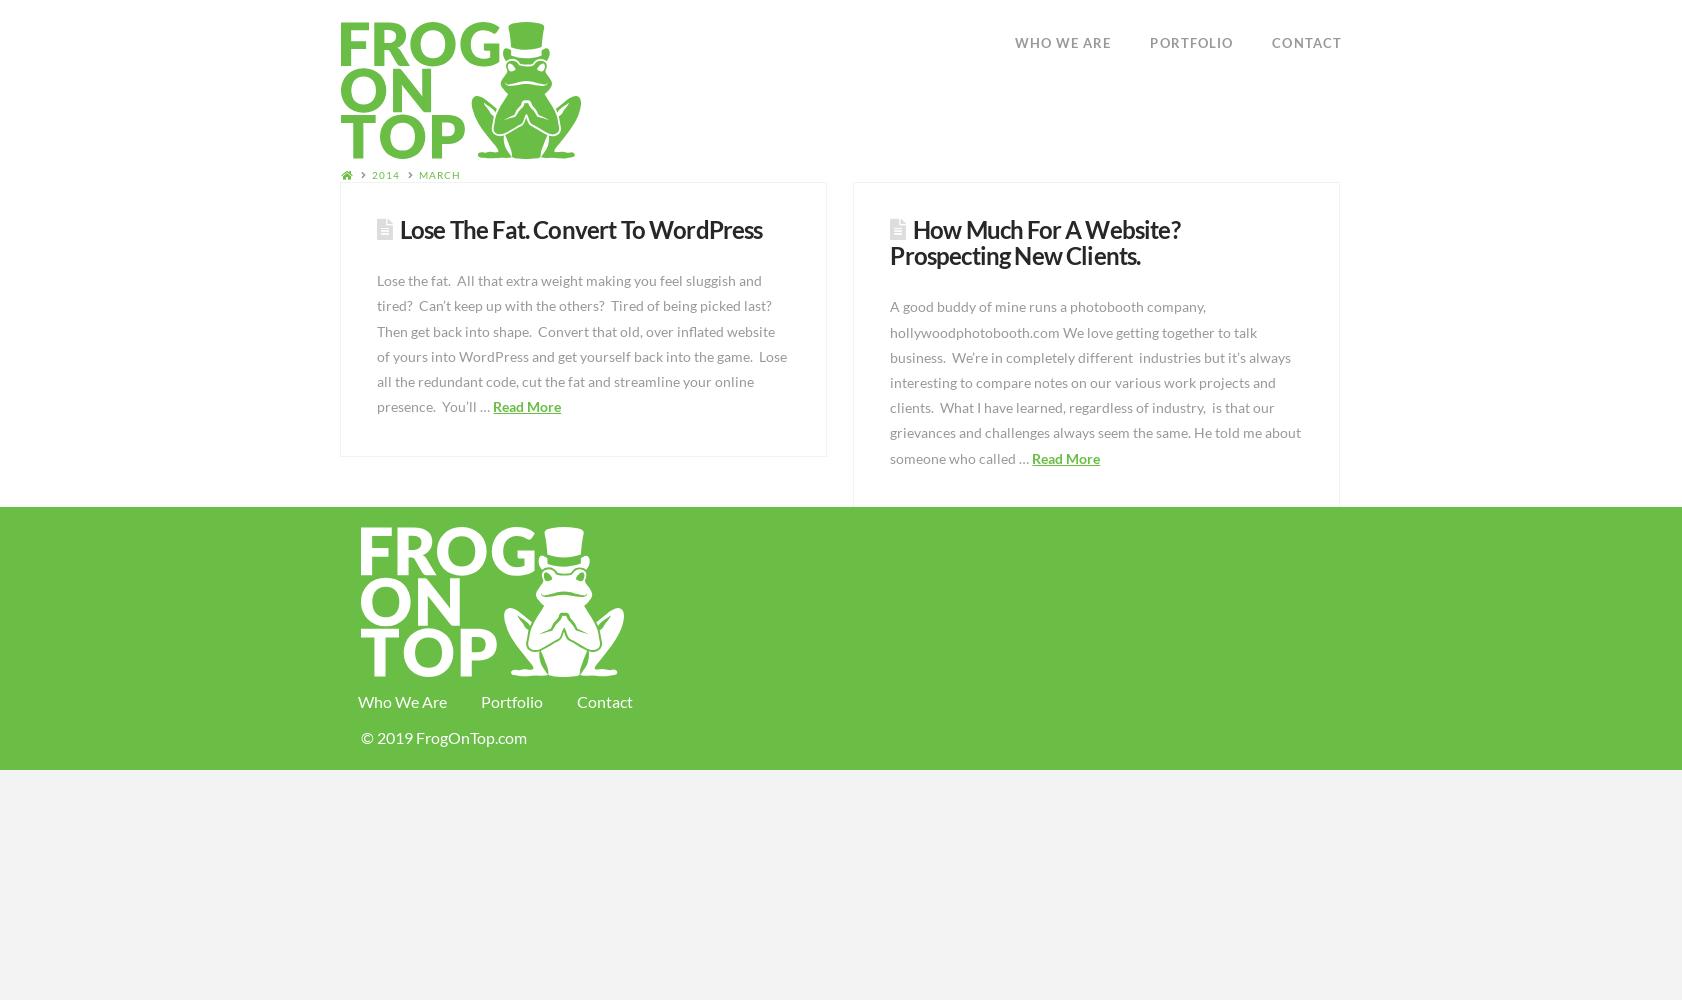 This screenshot has width=1682, height=1000. I want to click on '2014', so click(385, 175).